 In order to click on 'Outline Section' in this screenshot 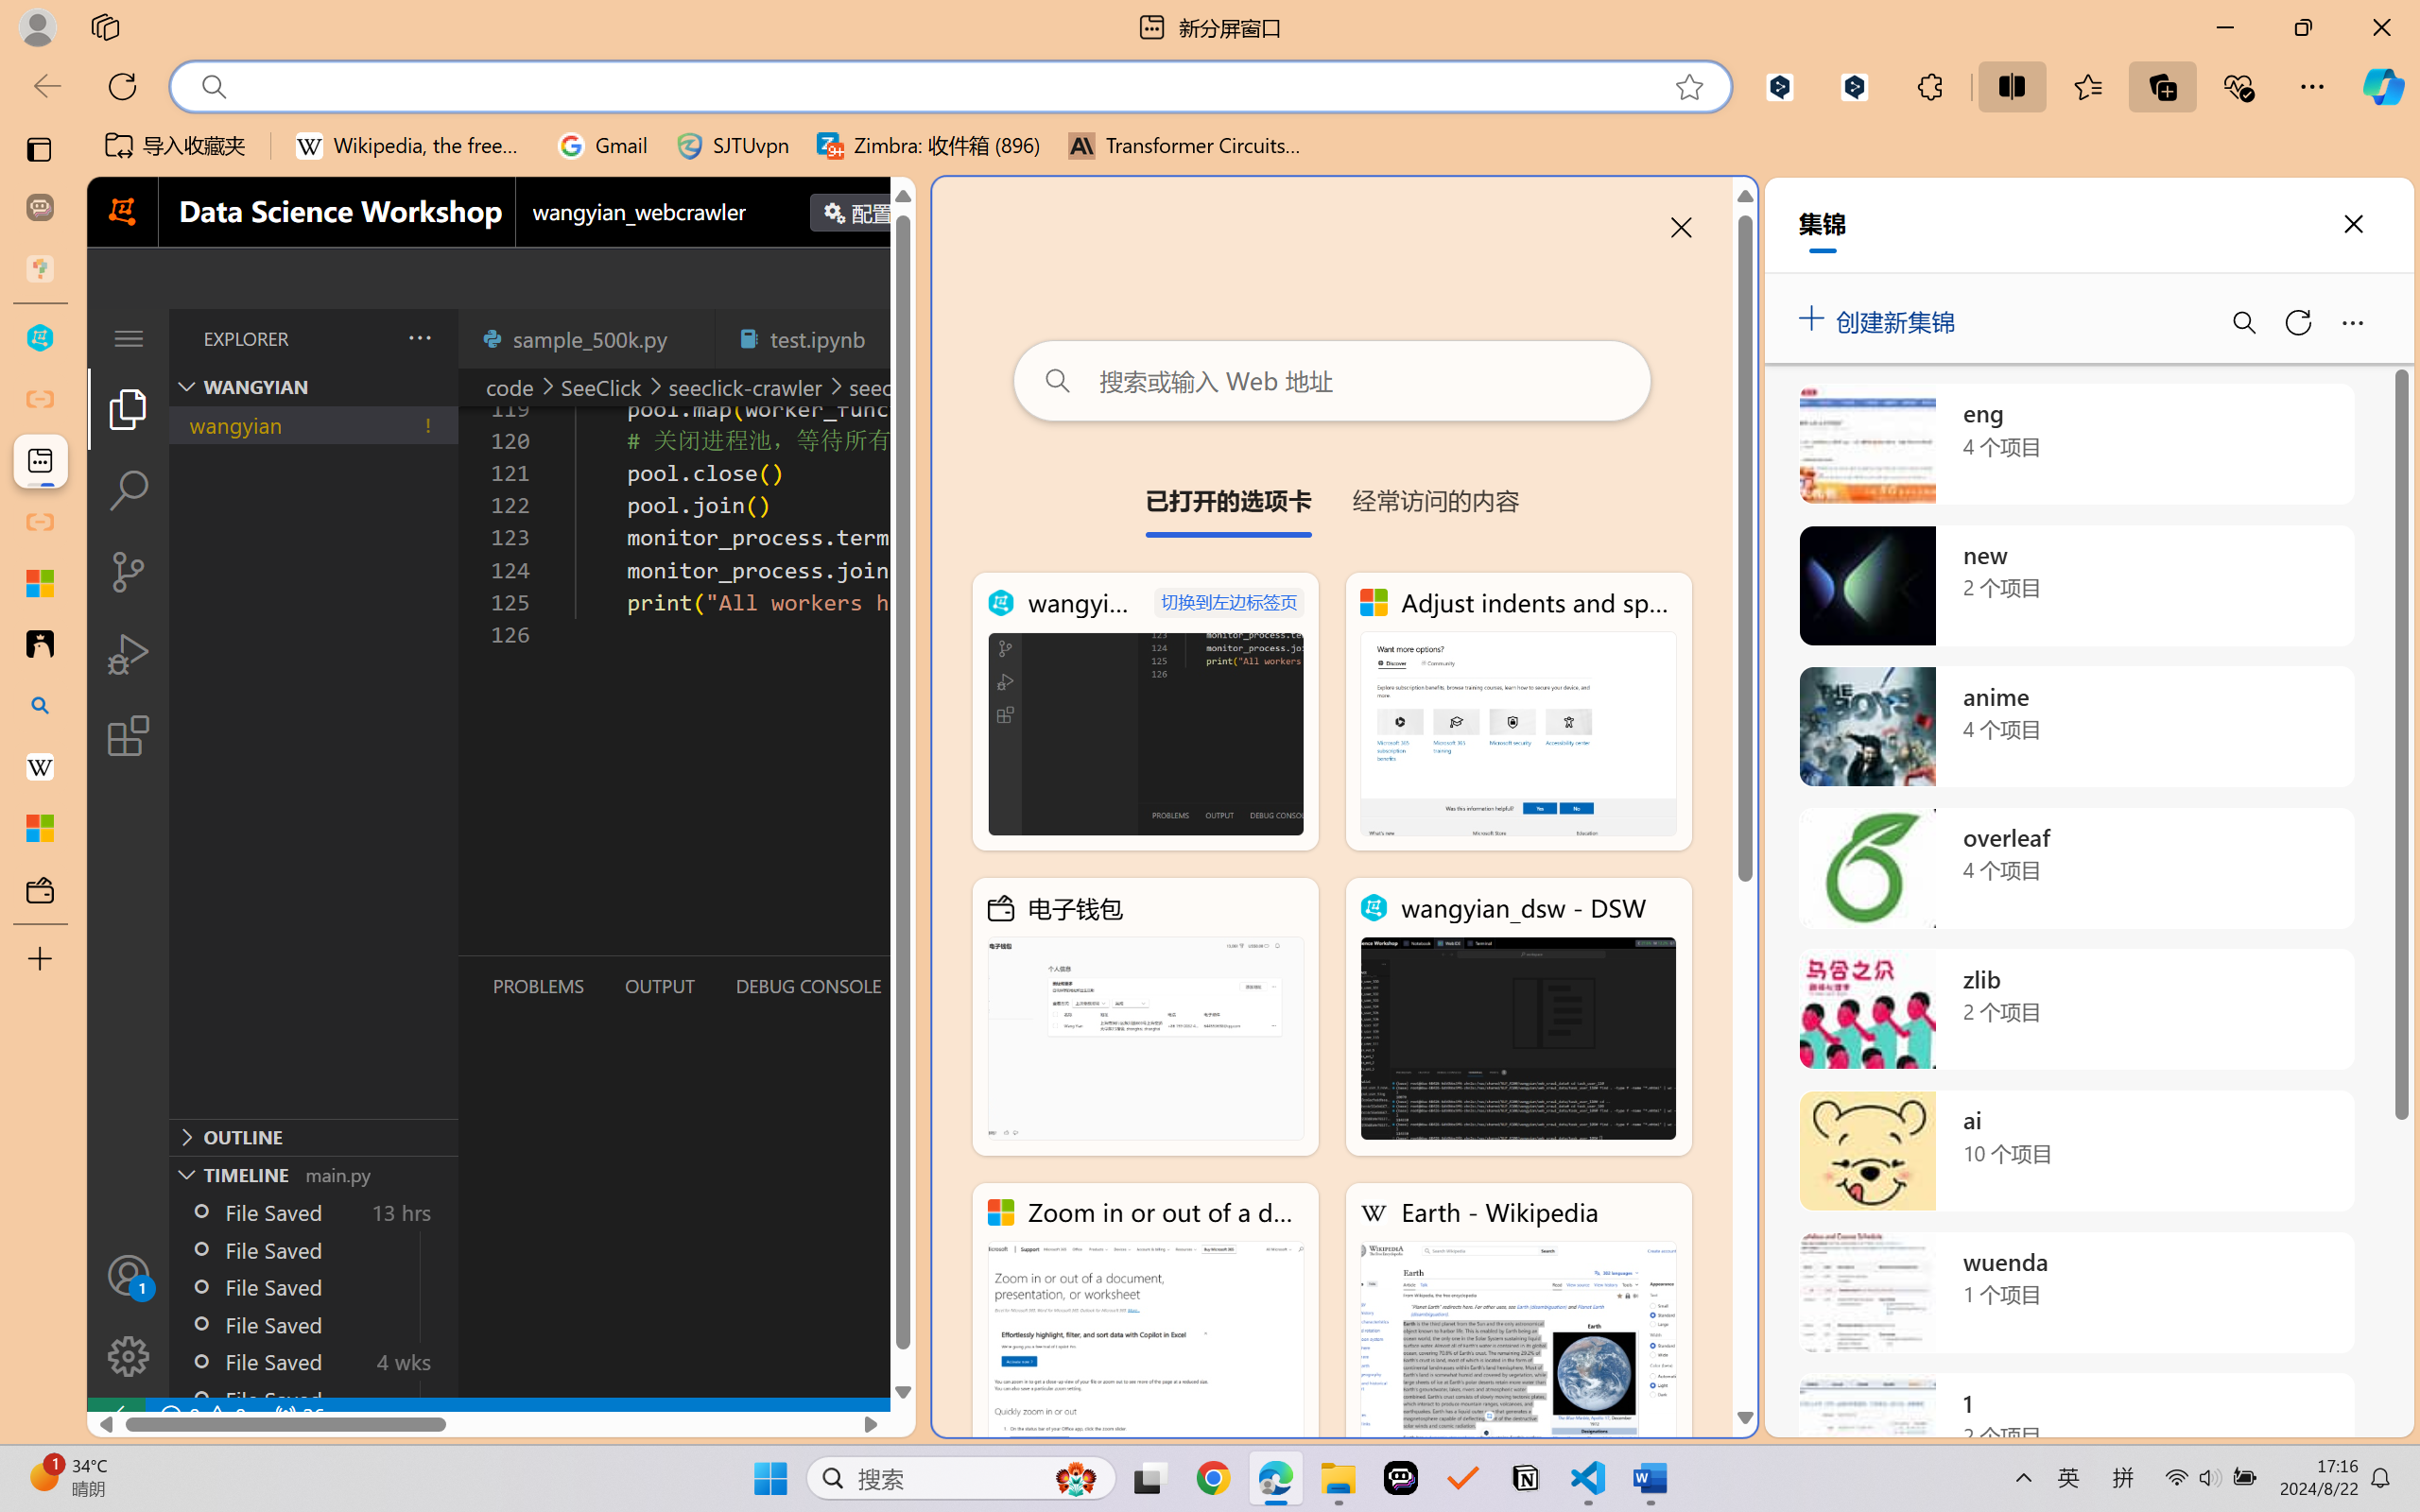, I will do `click(313, 1135)`.